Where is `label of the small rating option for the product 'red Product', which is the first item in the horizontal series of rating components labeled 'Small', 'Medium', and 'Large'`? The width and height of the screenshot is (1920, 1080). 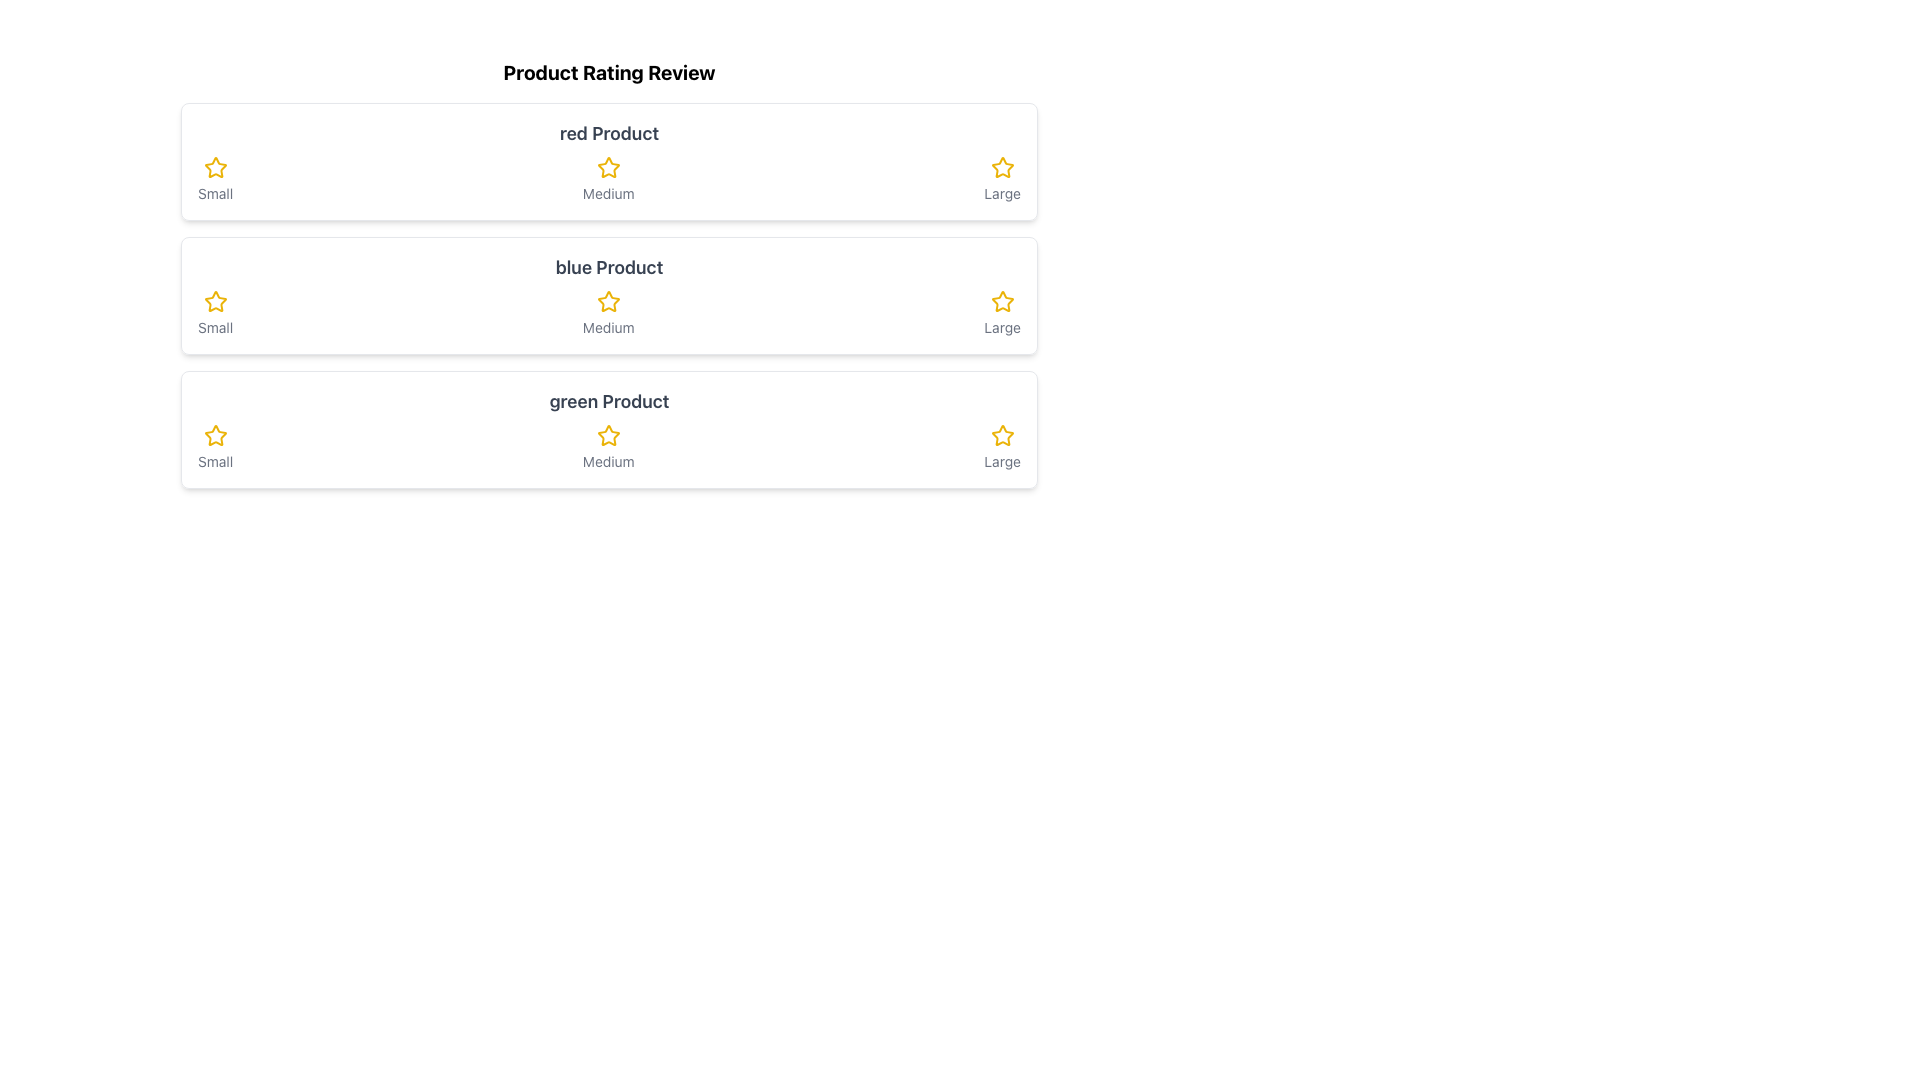 label of the small rating option for the product 'red Product', which is the first item in the horizontal series of rating components labeled 'Small', 'Medium', and 'Large' is located at coordinates (215, 180).